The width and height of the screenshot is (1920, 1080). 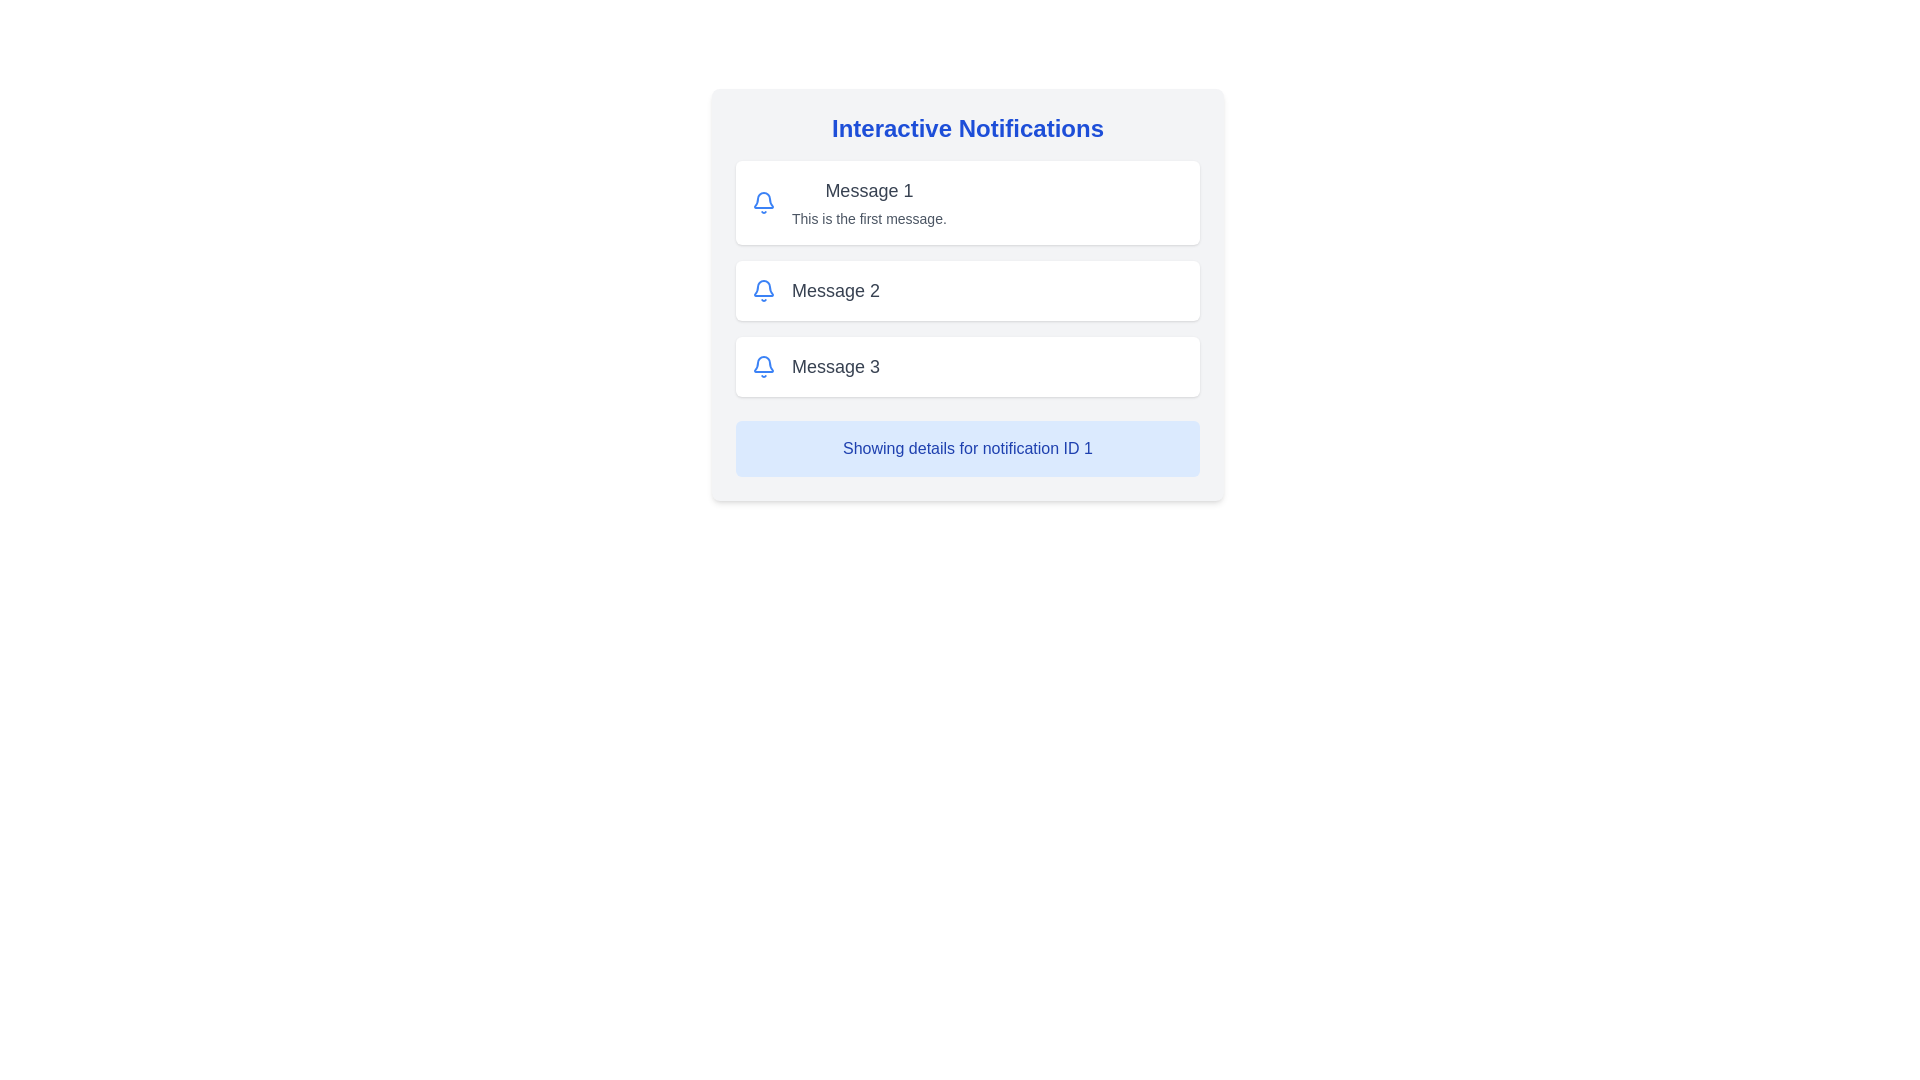 I want to click on the notification icon representing 'Message 3', which is located to the left of the text 'Message 3' within the notification card, so click(x=762, y=366).